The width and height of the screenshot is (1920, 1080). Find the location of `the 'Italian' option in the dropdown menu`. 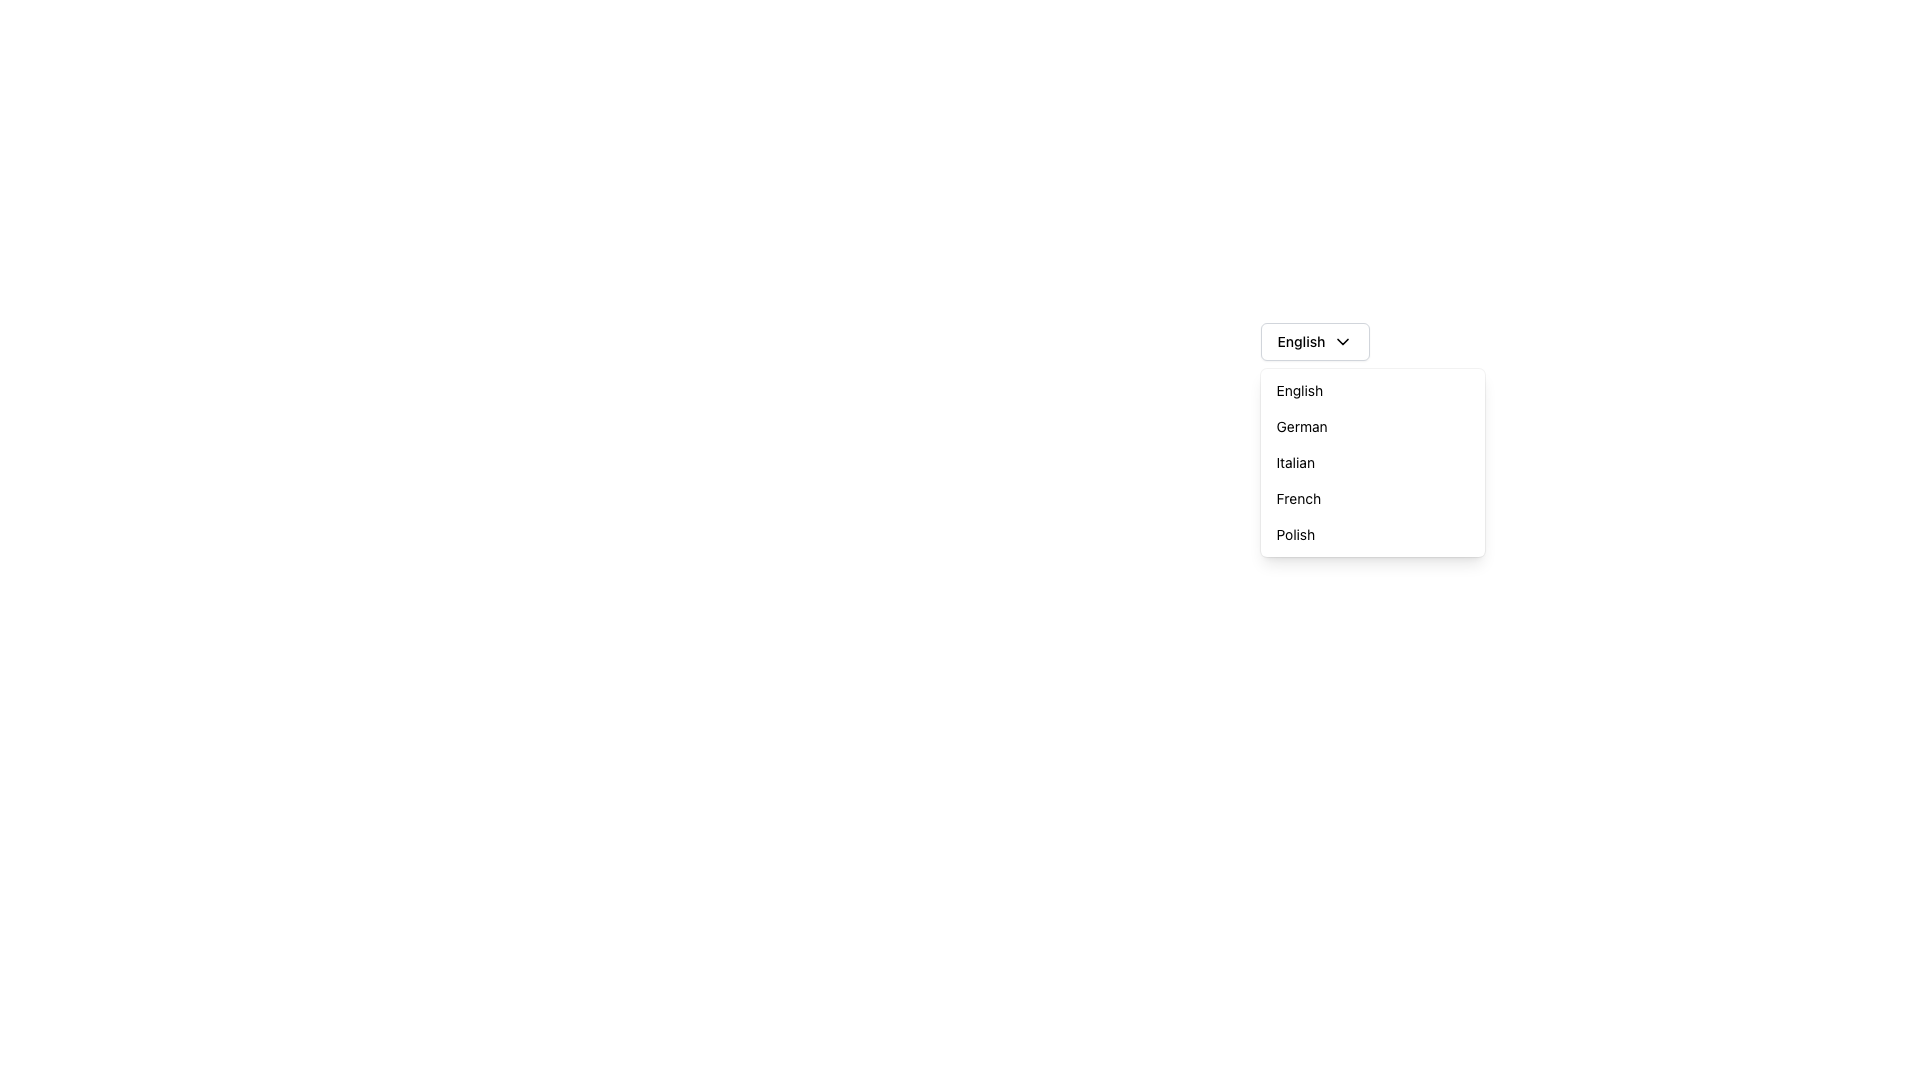

the 'Italian' option in the dropdown menu is located at coordinates (1371, 462).